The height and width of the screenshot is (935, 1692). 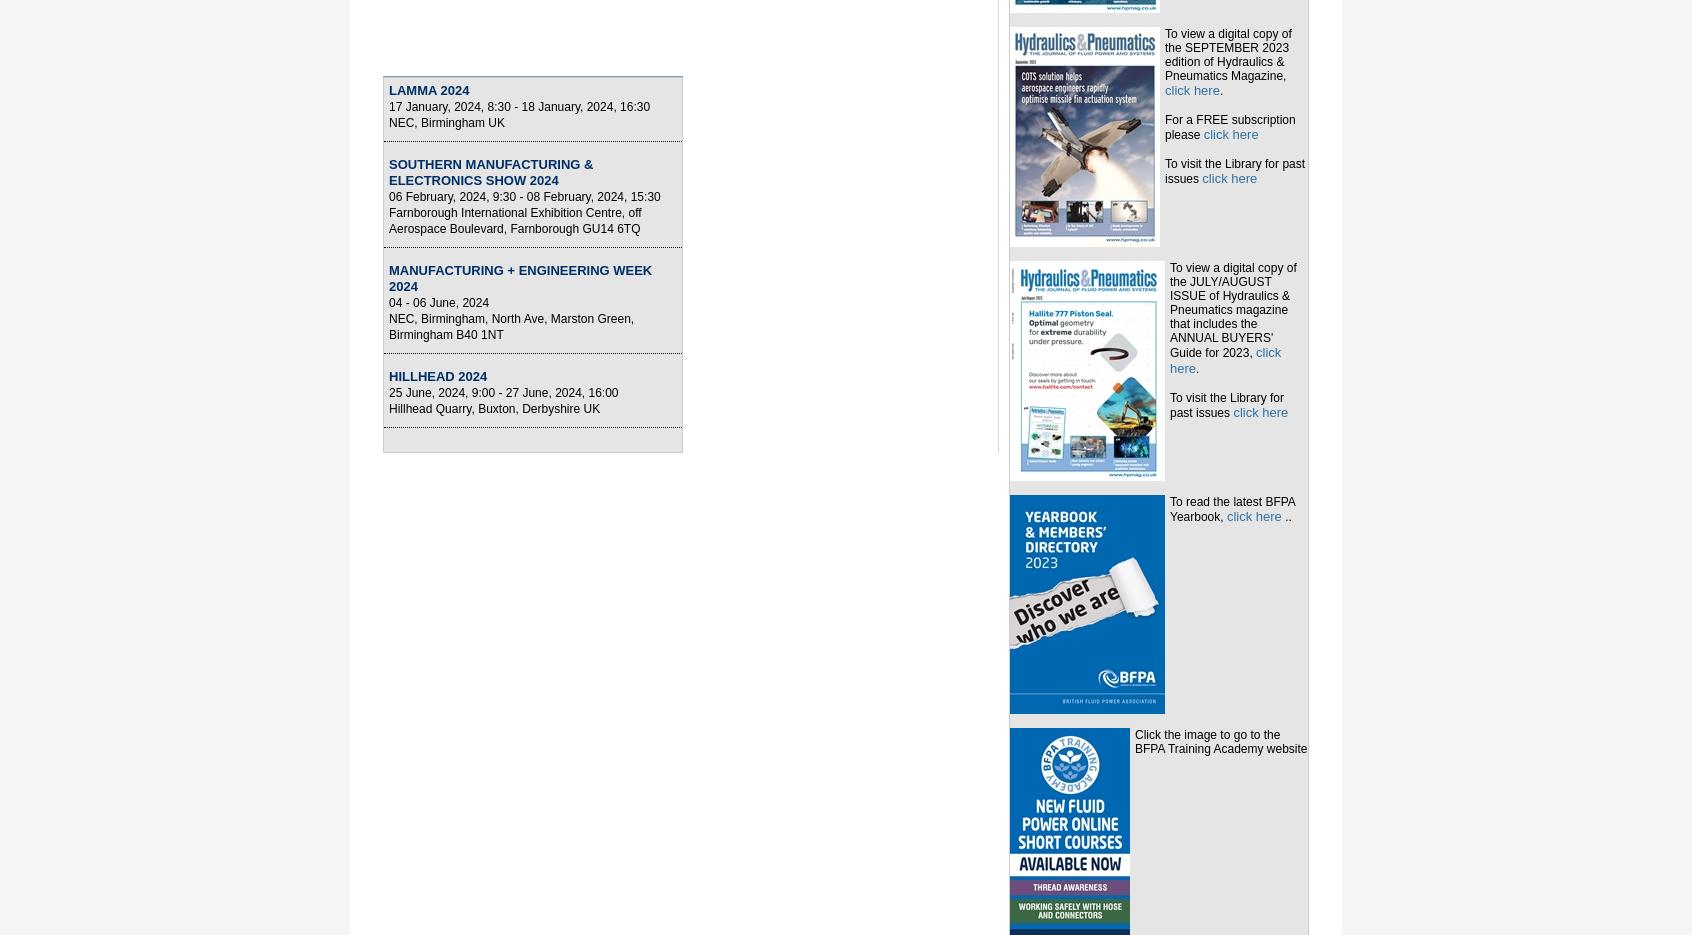 What do you see at coordinates (438, 303) in the screenshot?
I see `'04 - 06 June, 2024'` at bounding box center [438, 303].